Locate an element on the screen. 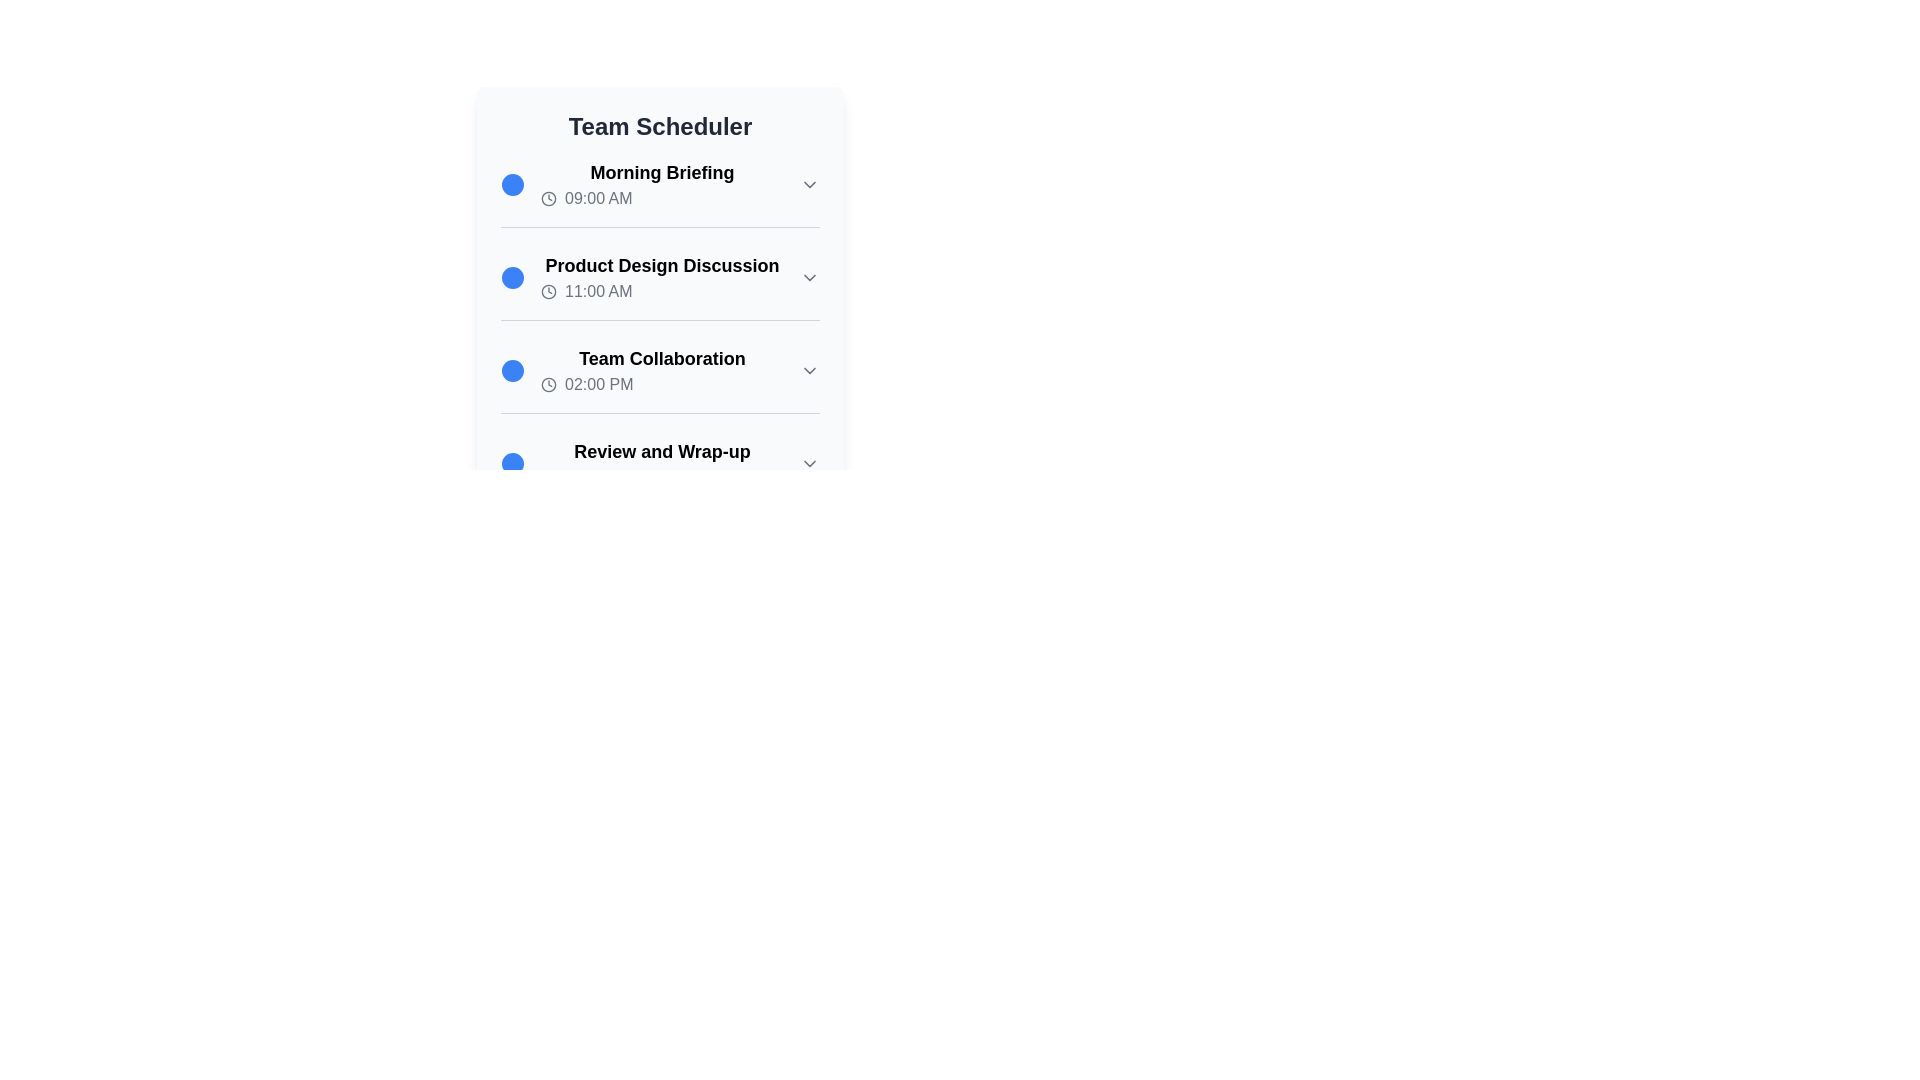 Image resolution: width=1920 pixels, height=1080 pixels. the circular clock icon located to the left of the text '09:00 AM' and below the label 'Morning Briefing' is located at coordinates (548, 199).